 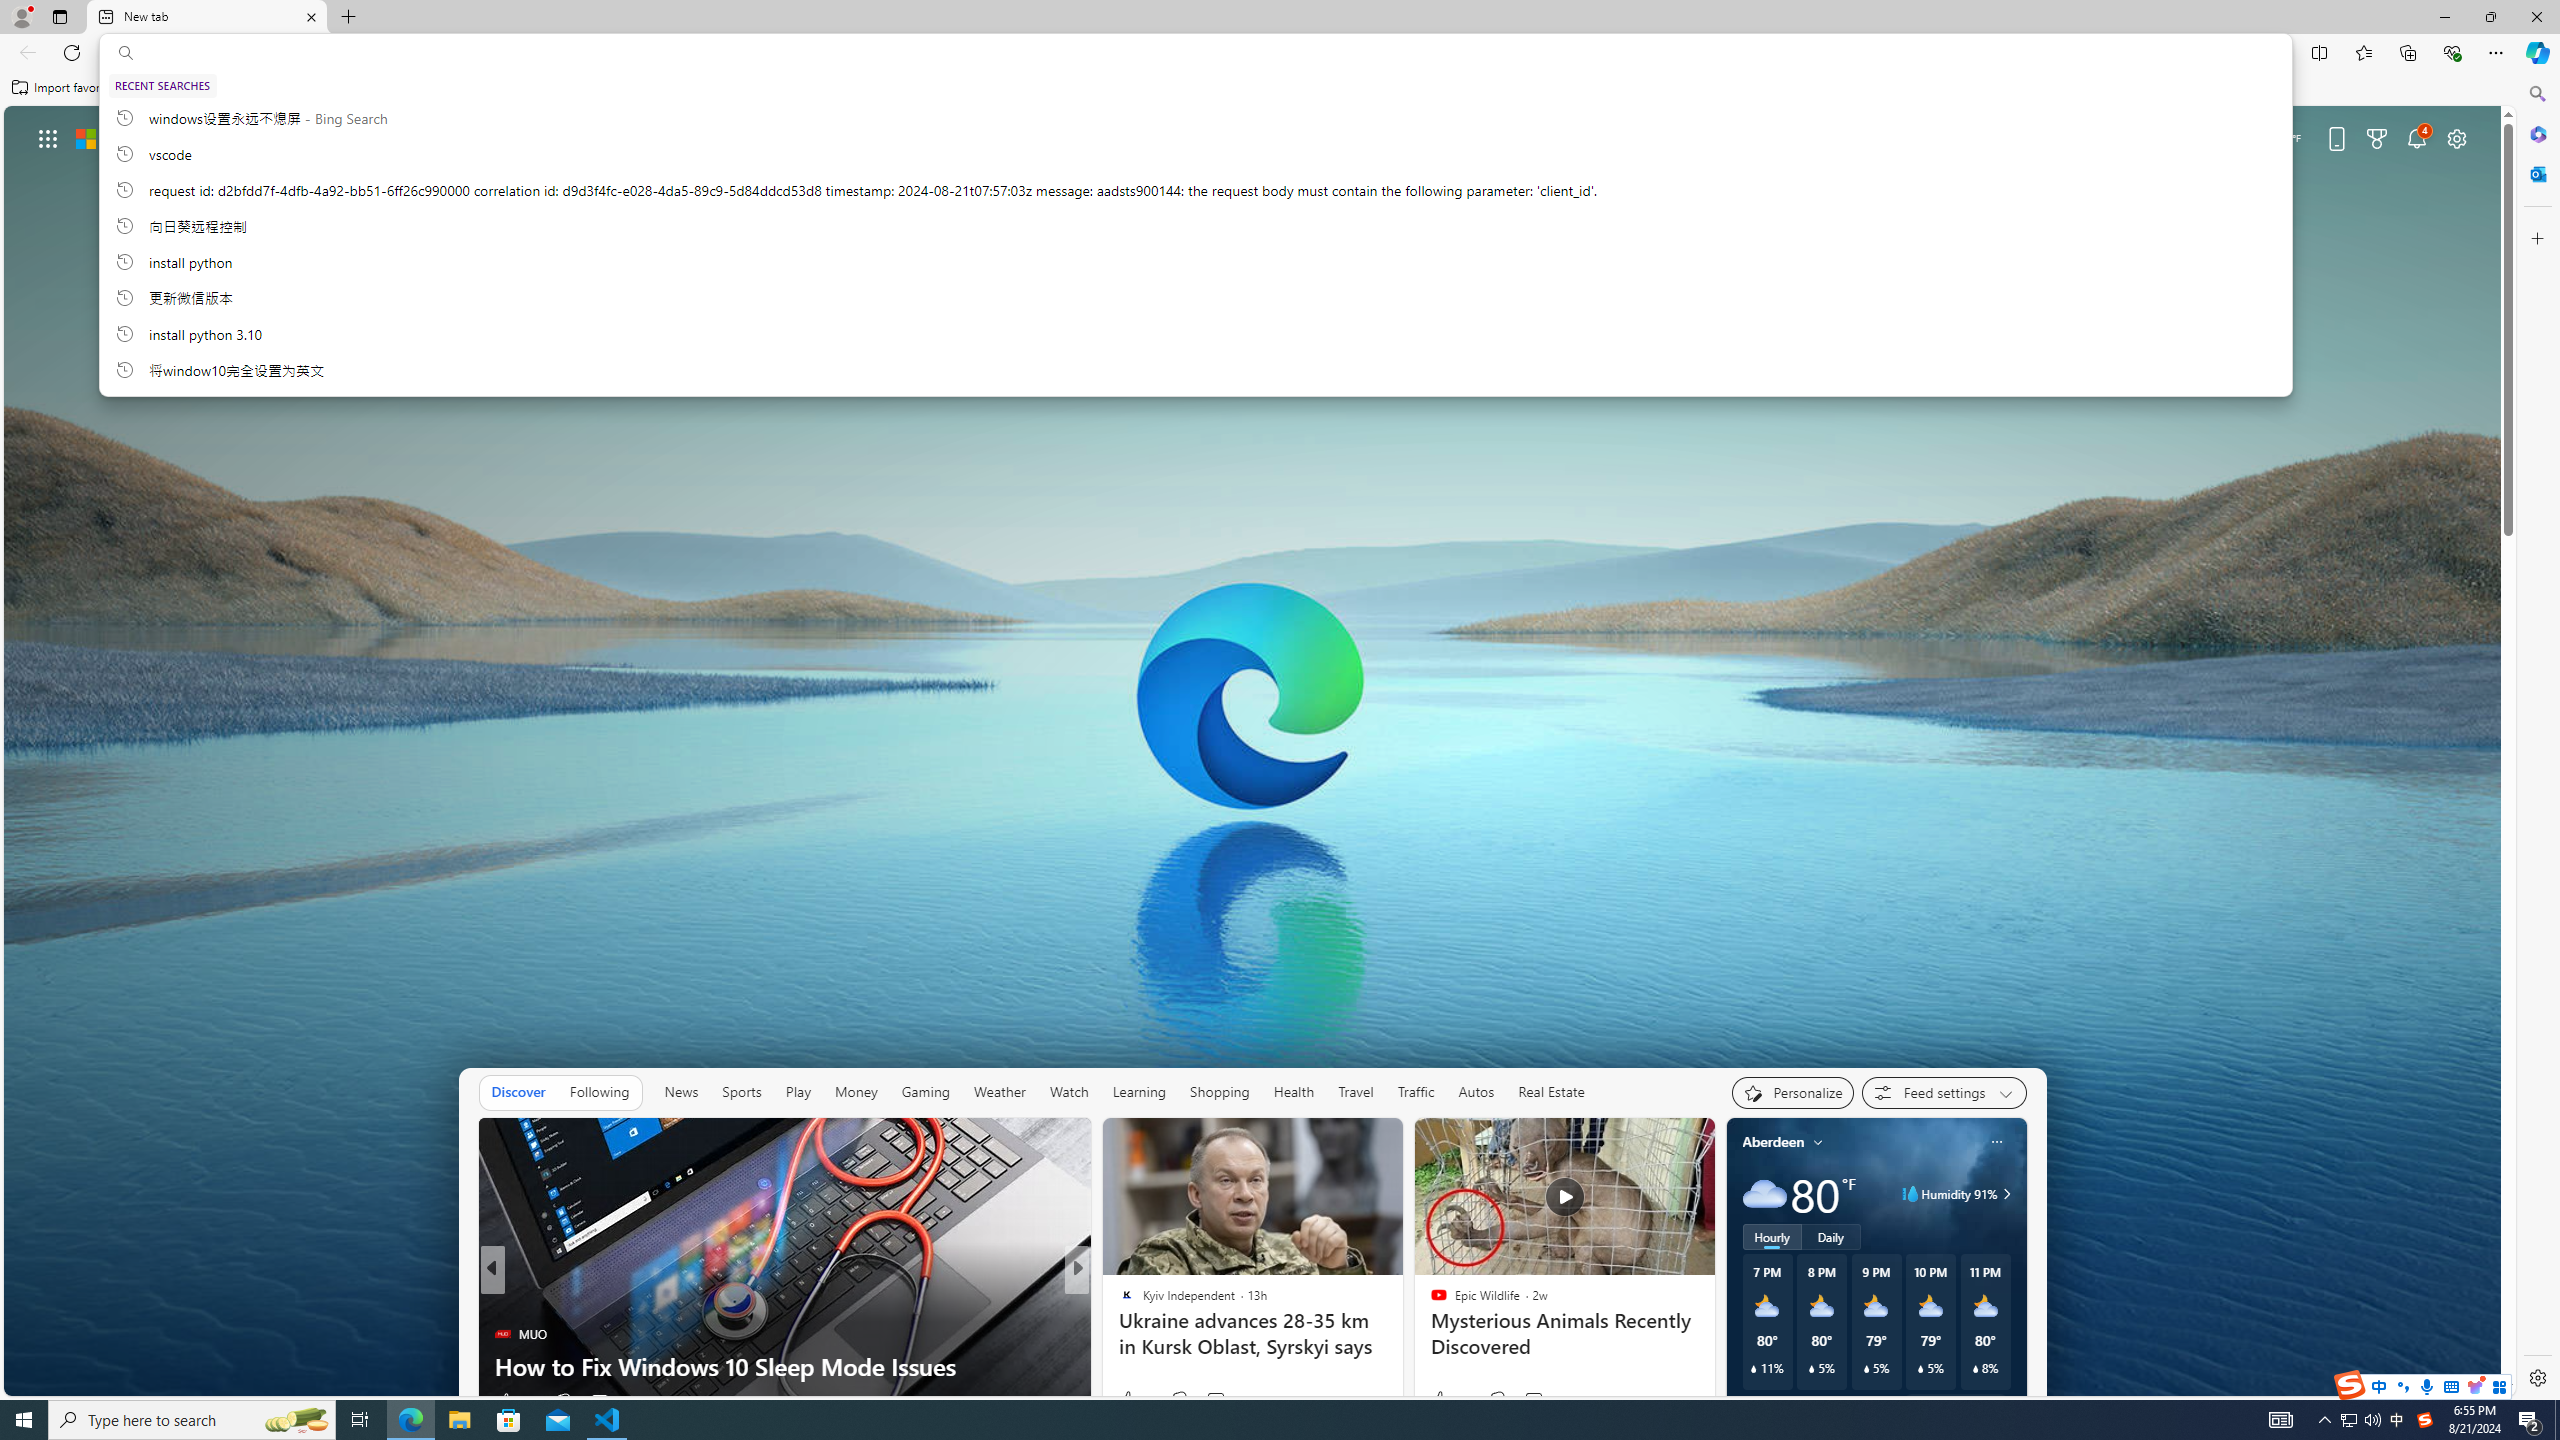 What do you see at coordinates (741, 1091) in the screenshot?
I see `'Sports'` at bounding box center [741, 1091].